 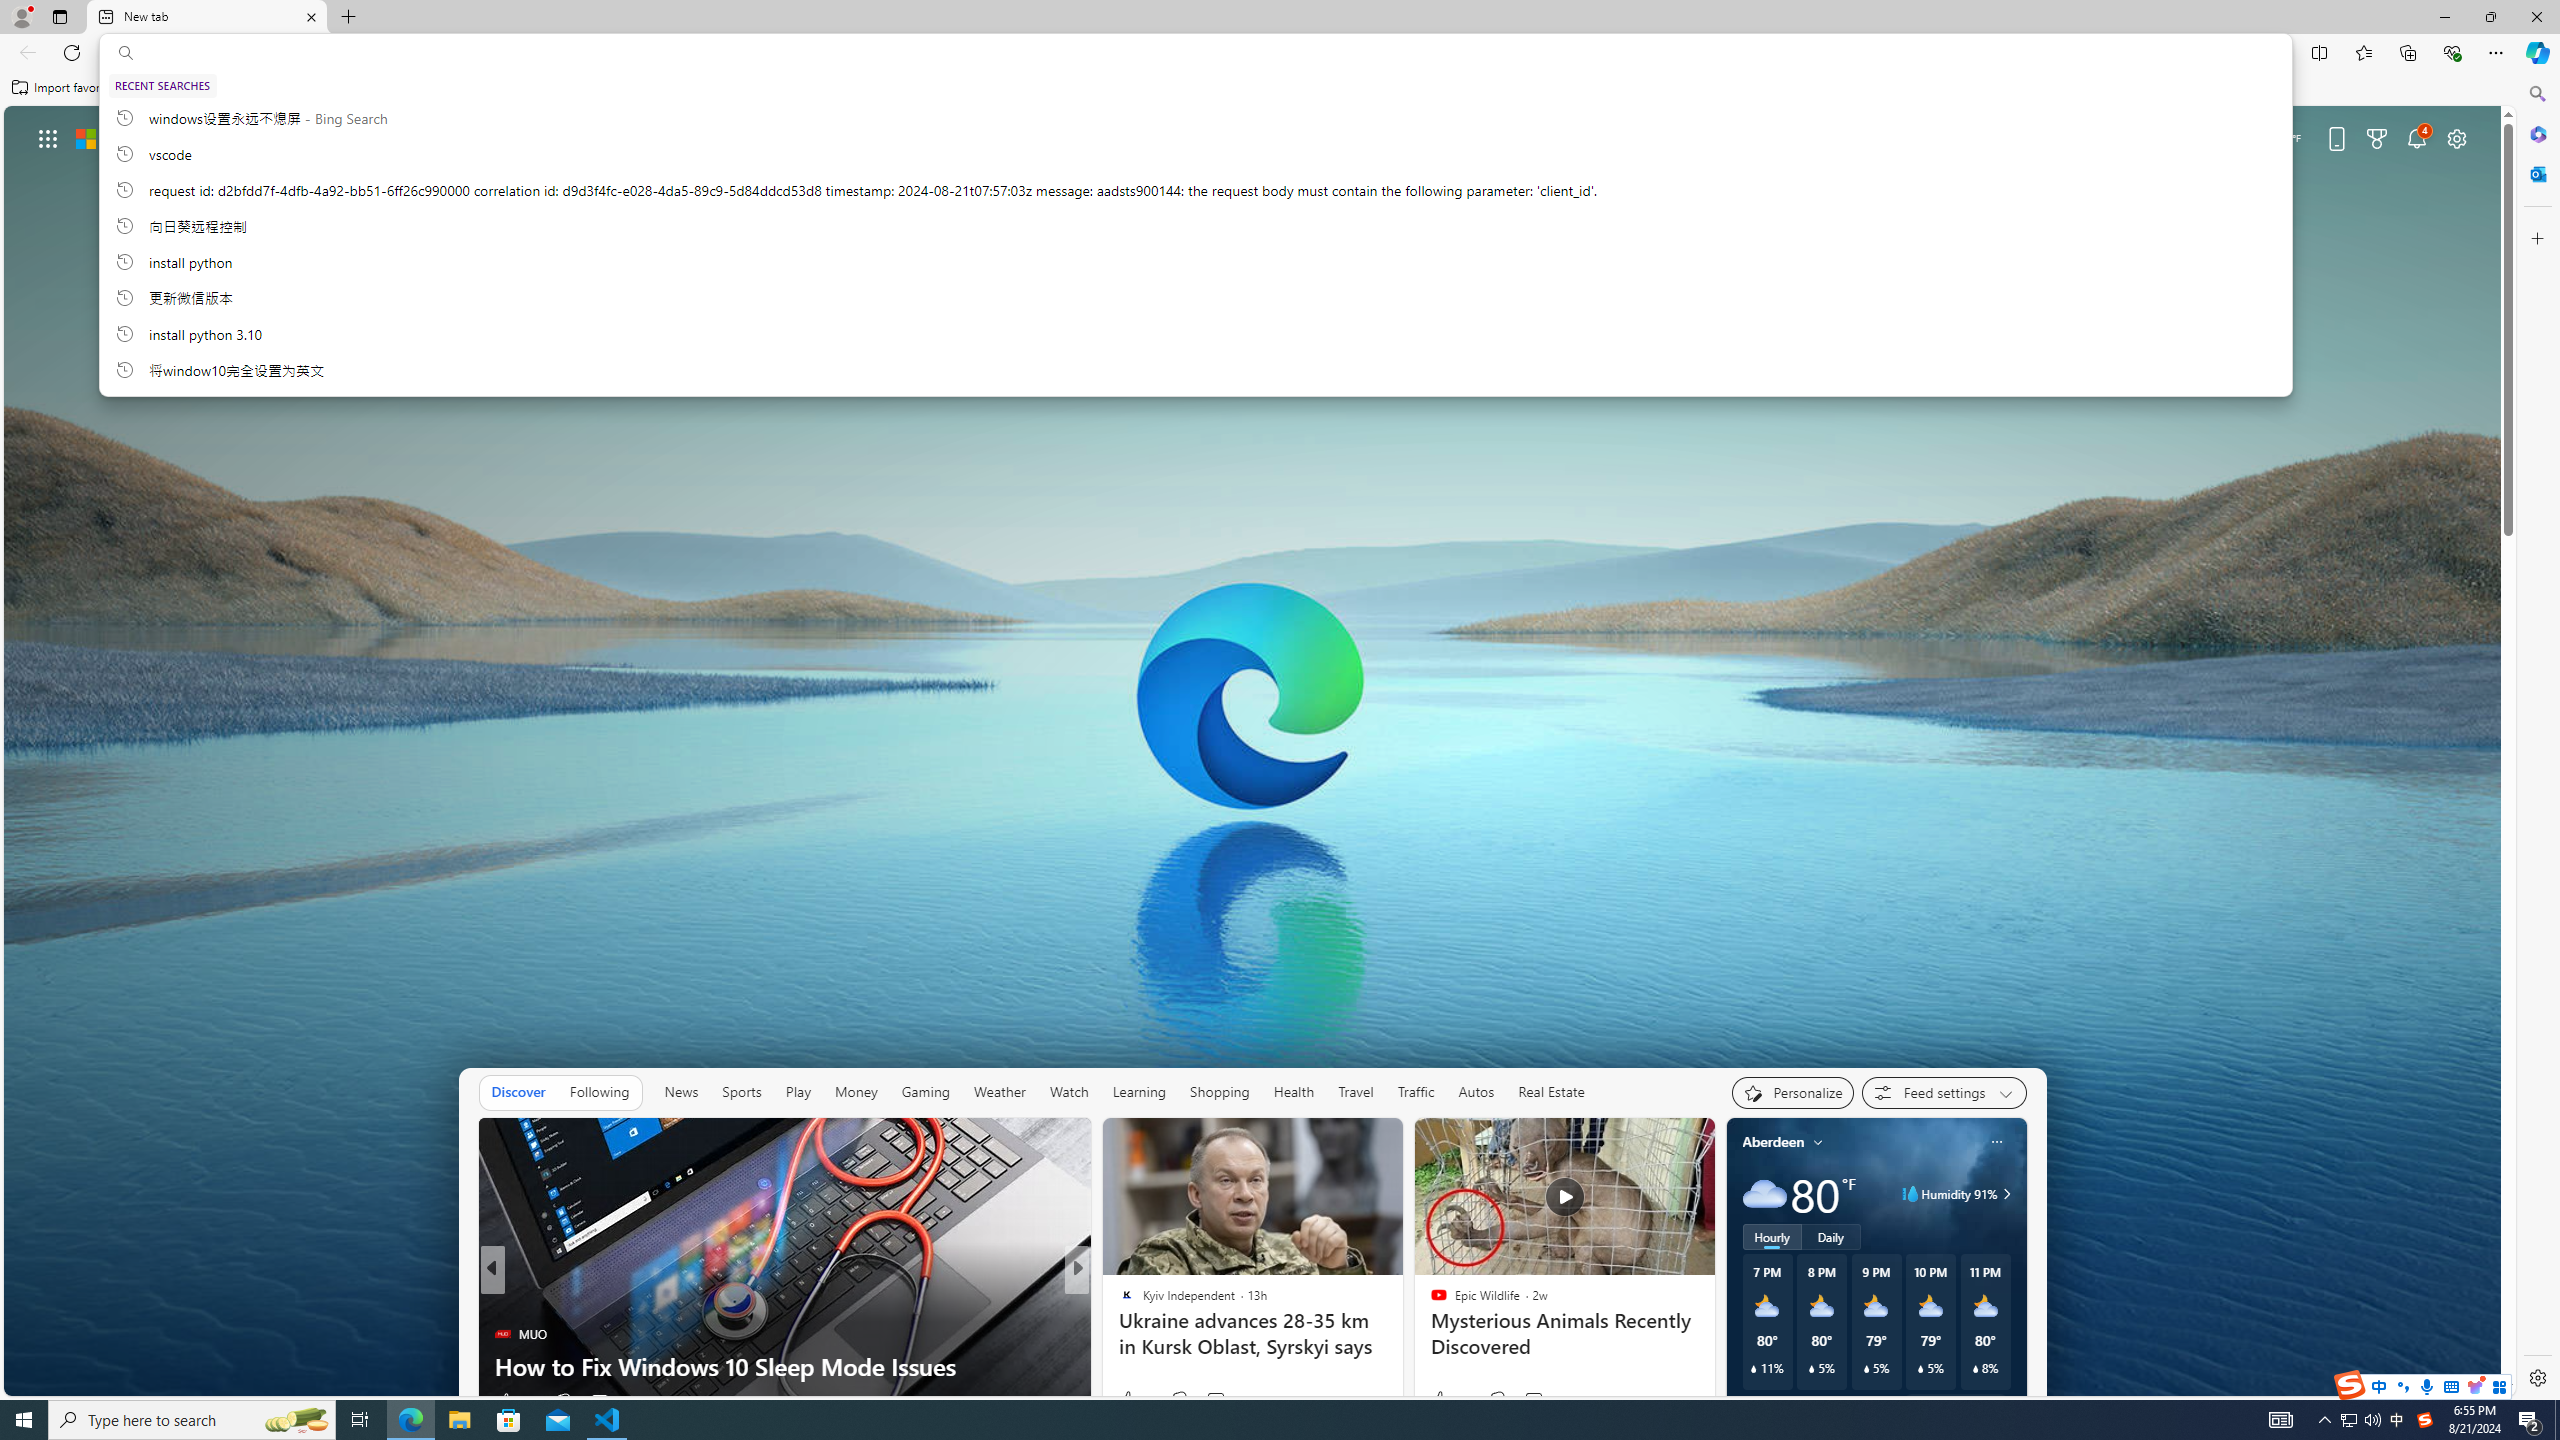 What do you see at coordinates (741, 1091) in the screenshot?
I see `'Sports'` at bounding box center [741, 1091].